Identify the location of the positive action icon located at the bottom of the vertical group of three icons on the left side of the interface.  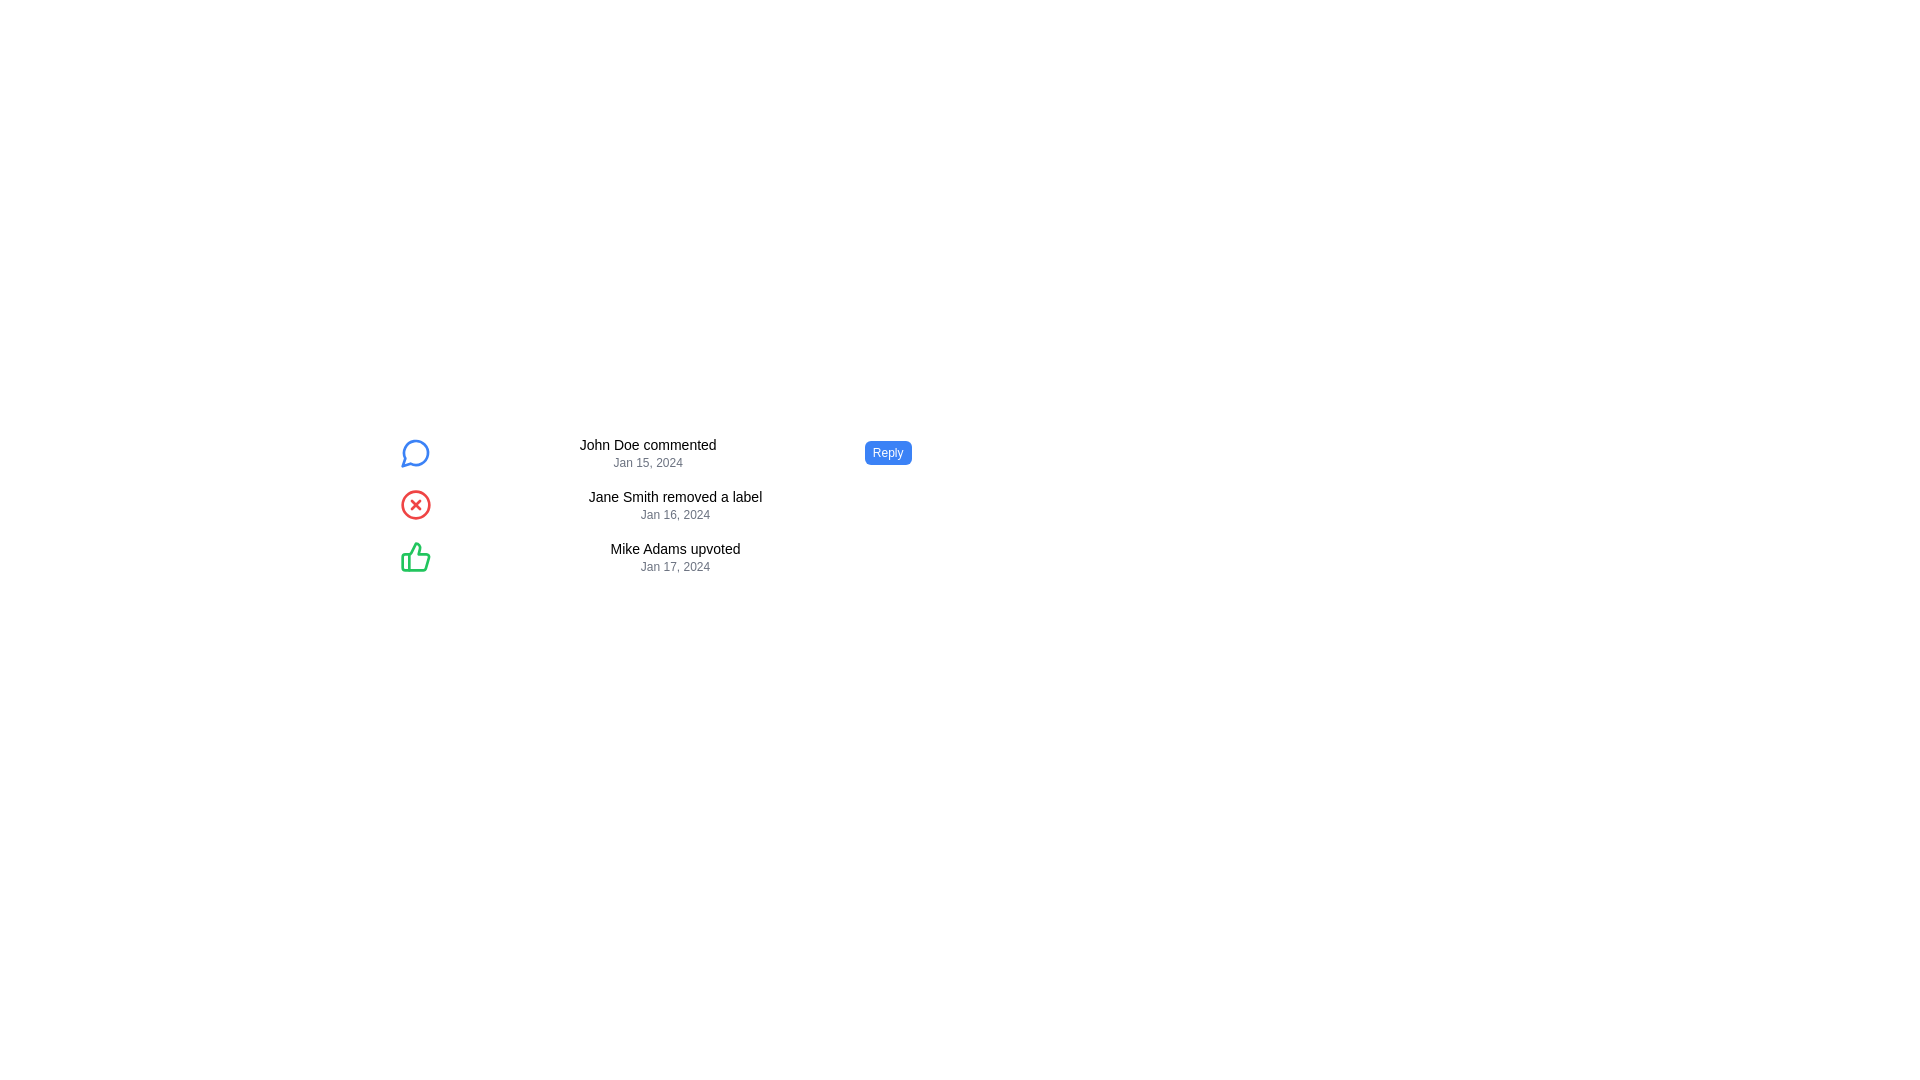
(414, 556).